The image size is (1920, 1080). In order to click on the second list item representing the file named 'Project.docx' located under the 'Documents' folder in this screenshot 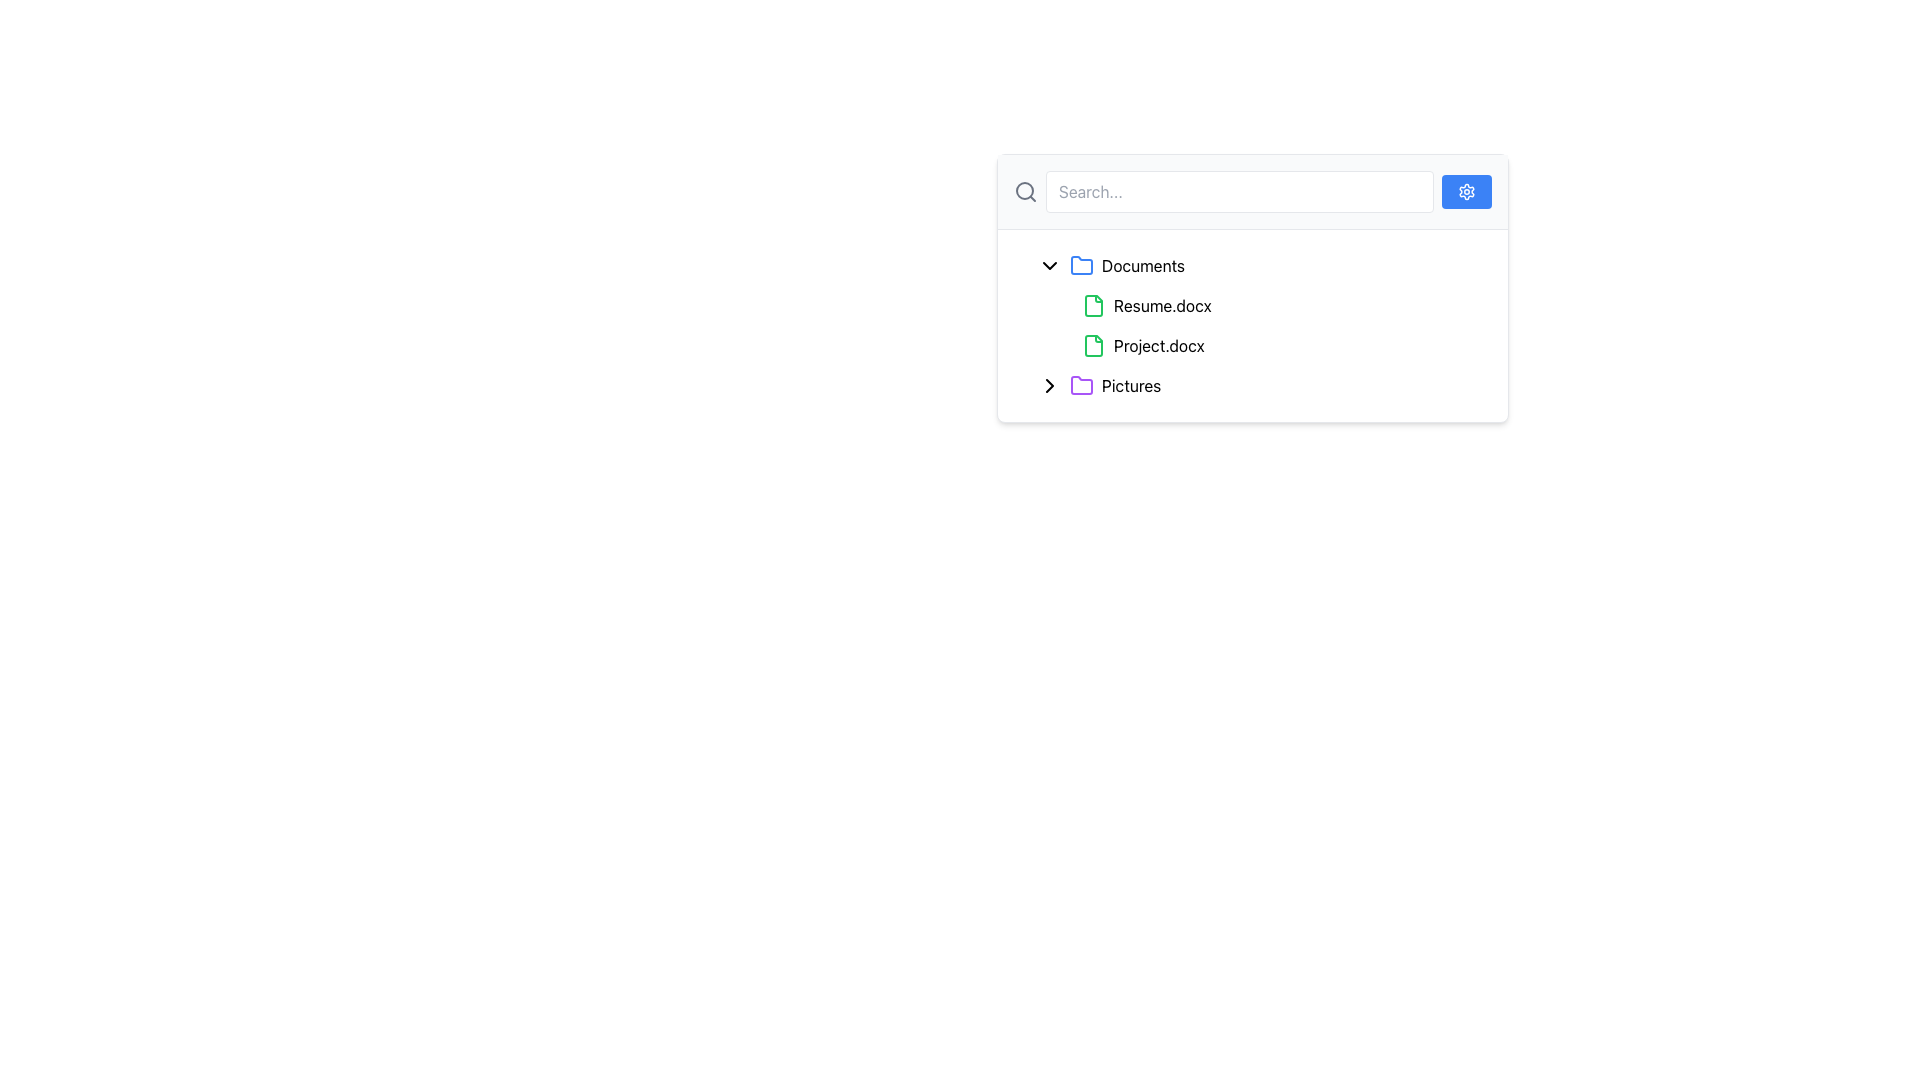, I will do `click(1267, 345)`.